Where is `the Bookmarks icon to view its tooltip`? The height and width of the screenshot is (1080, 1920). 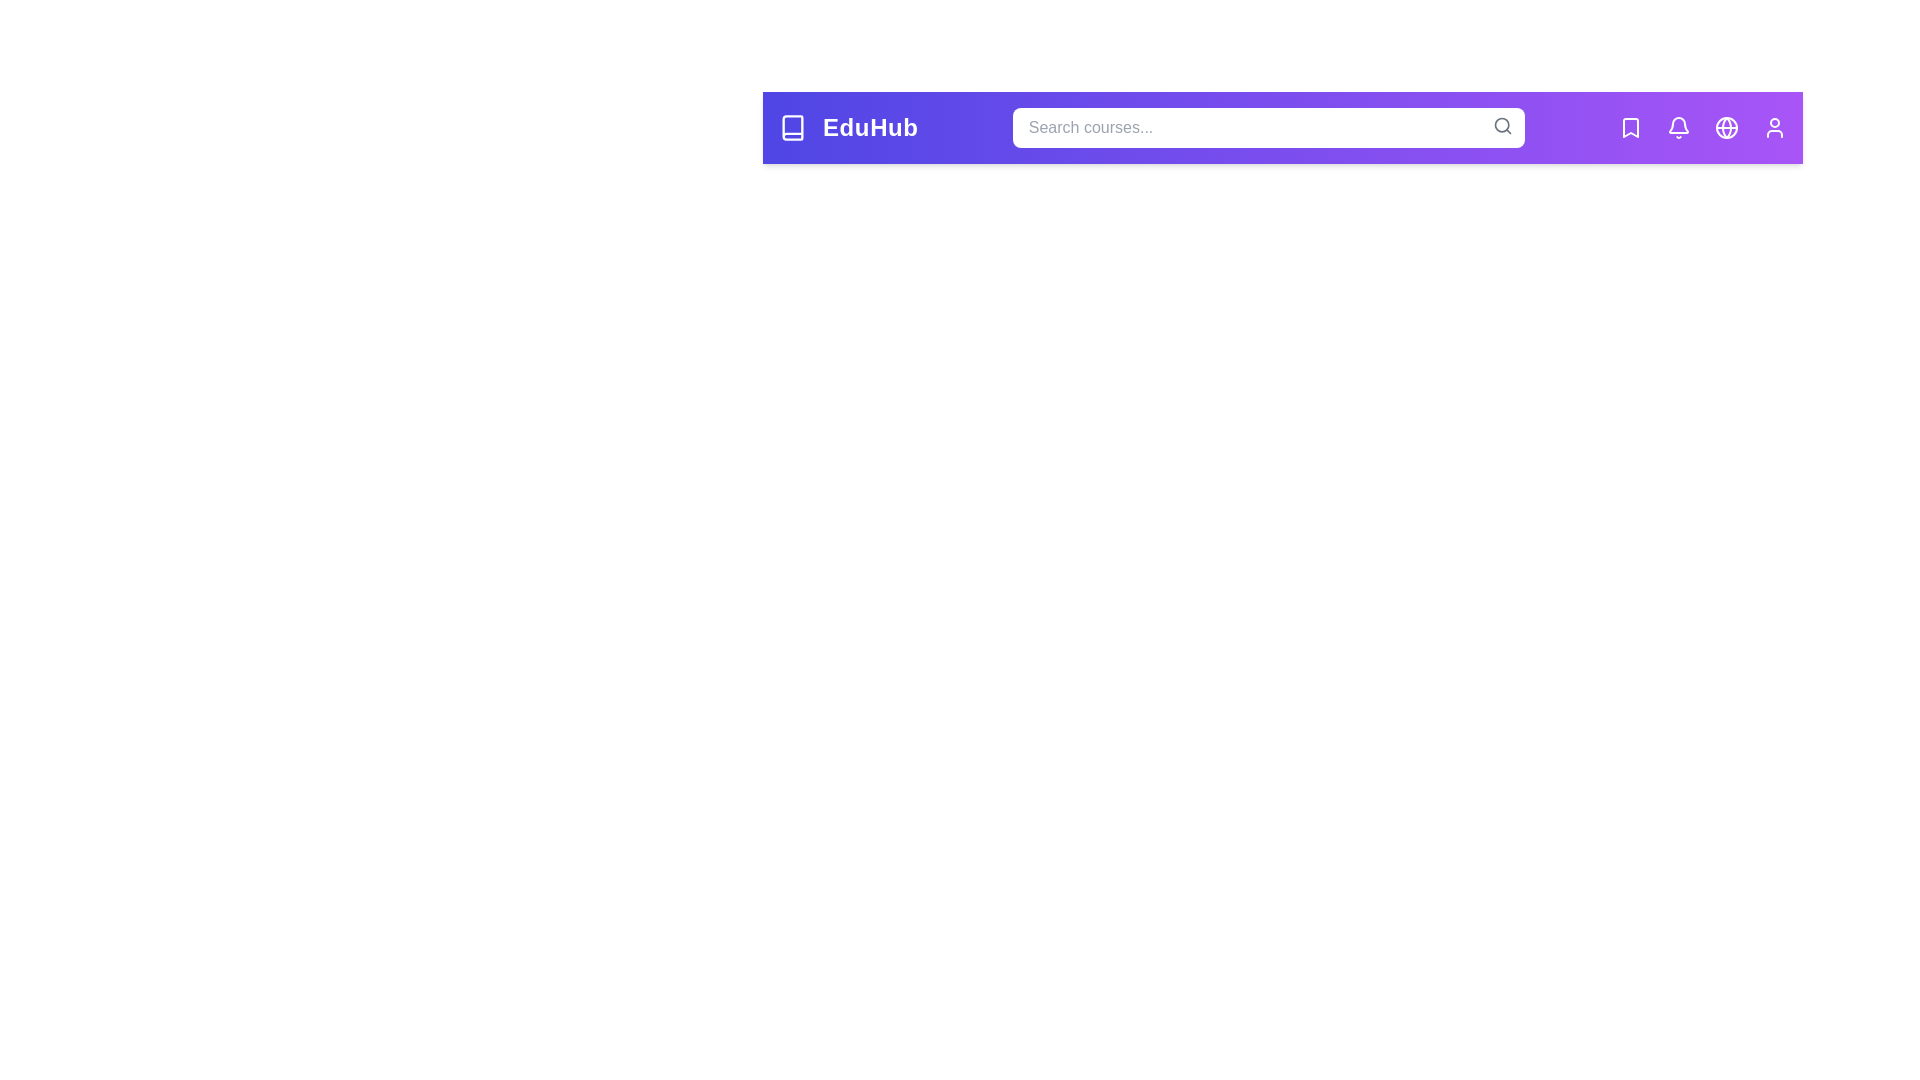 the Bookmarks icon to view its tooltip is located at coordinates (1631, 127).